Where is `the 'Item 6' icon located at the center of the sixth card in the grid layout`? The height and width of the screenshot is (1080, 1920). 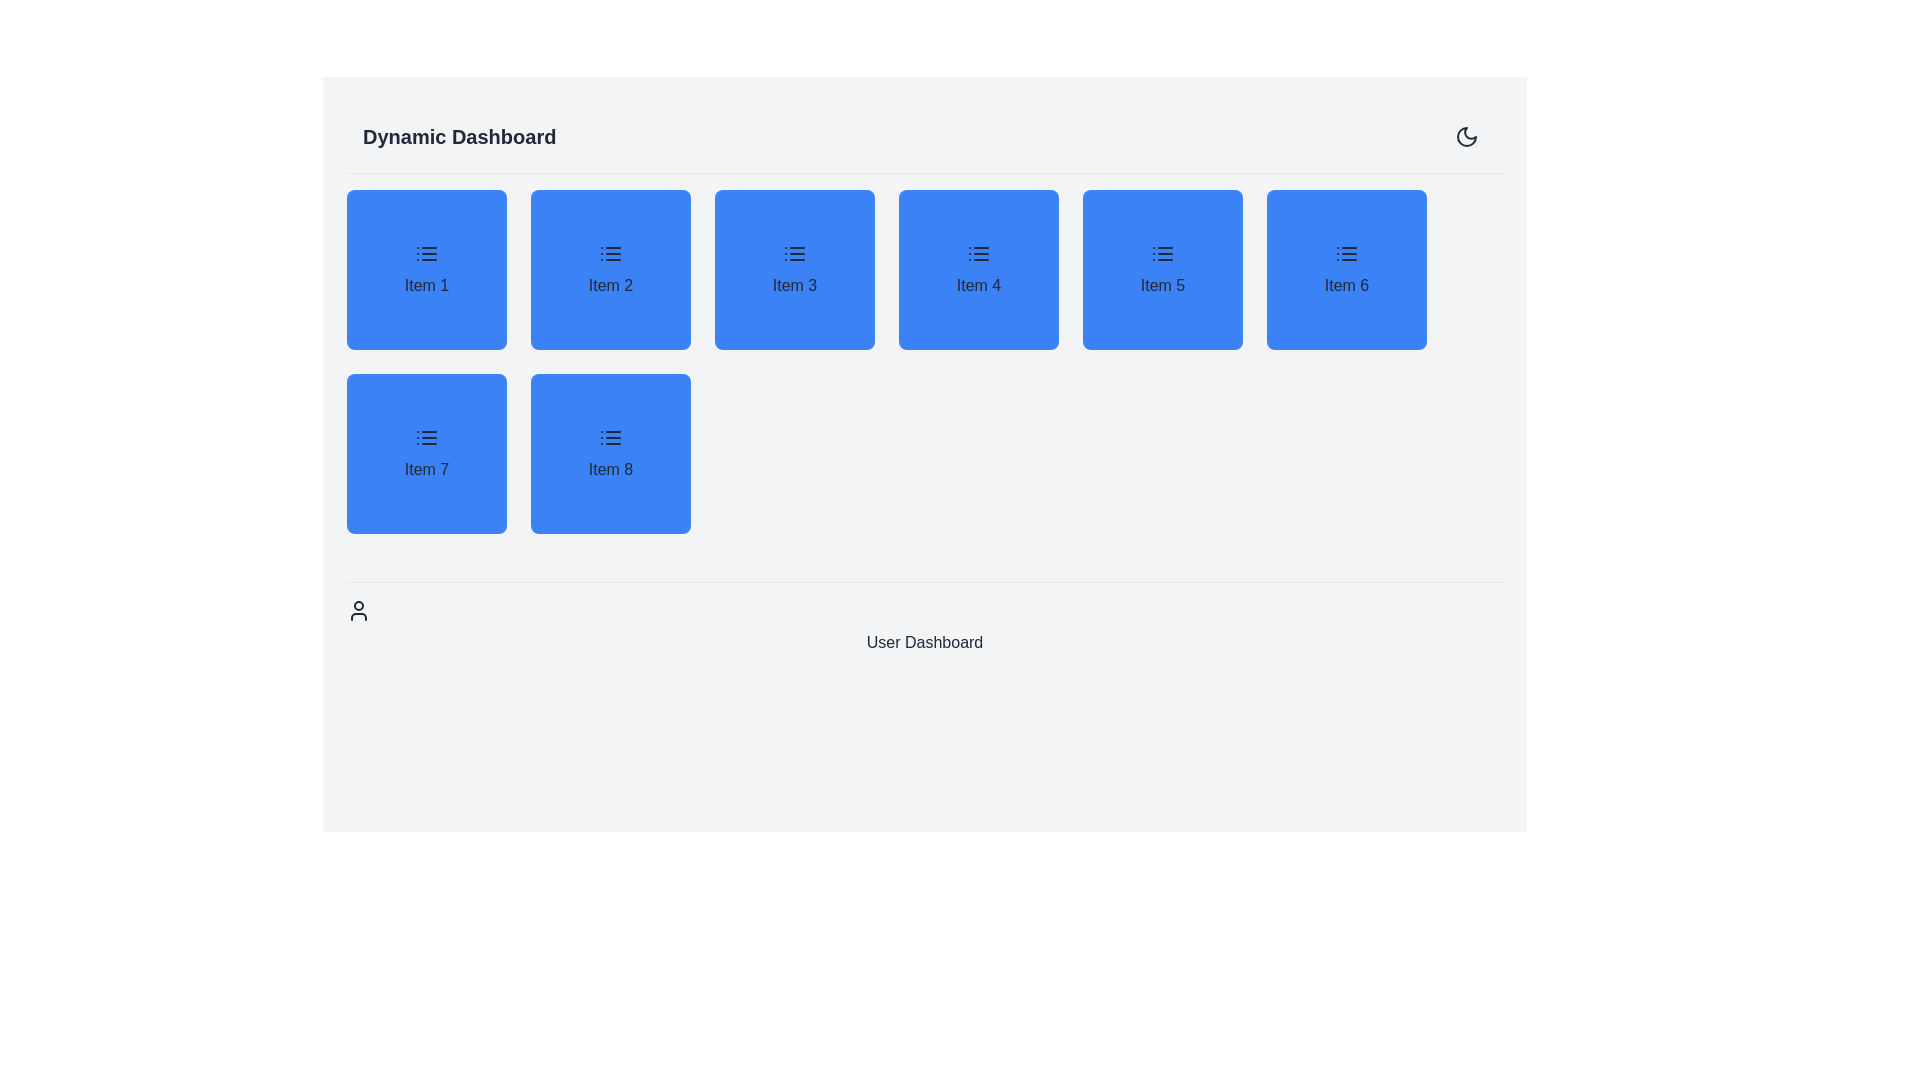 the 'Item 6' icon located at the center of the sixth card in the grid layout is located at coordinates (1347, 253).